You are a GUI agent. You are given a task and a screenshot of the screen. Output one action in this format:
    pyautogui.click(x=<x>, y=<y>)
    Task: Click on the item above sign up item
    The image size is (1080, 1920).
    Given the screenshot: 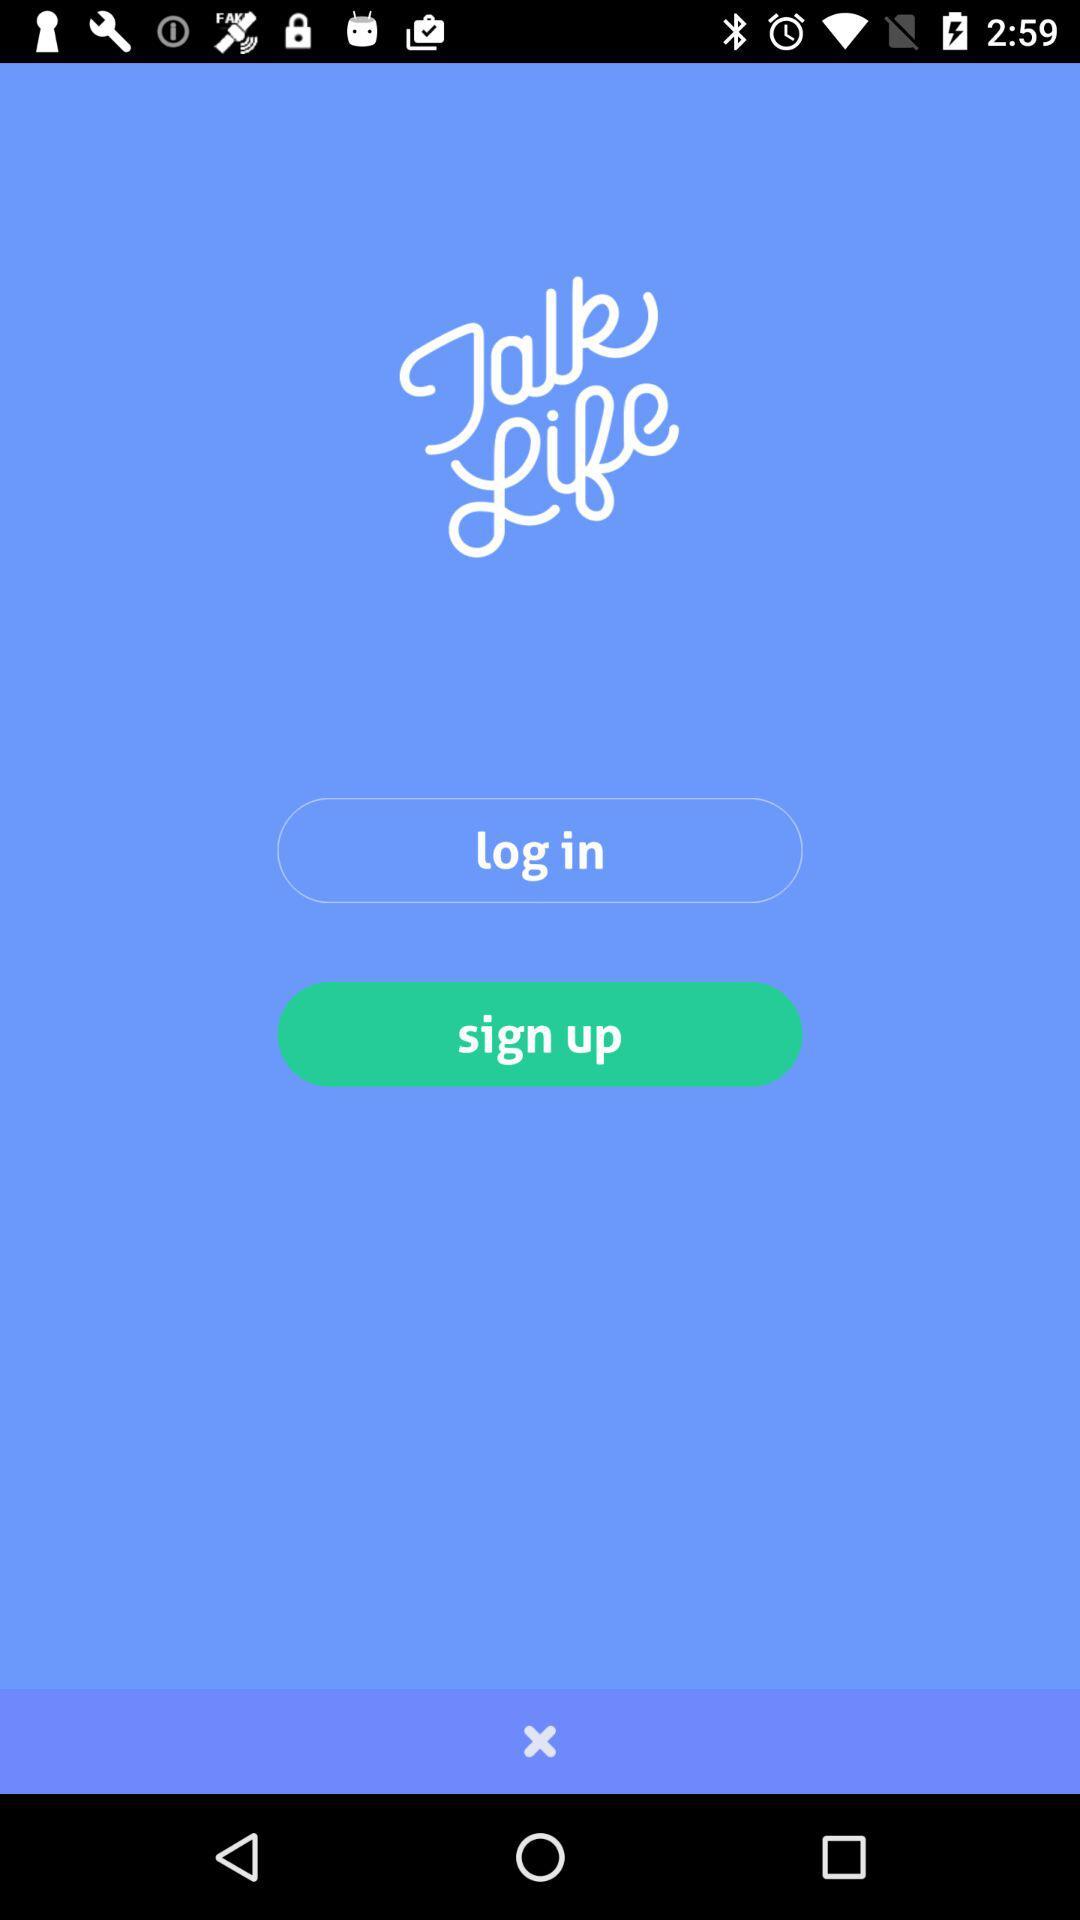 What is the action you would take?
    pyautogui.click(x=540, y=850)
    